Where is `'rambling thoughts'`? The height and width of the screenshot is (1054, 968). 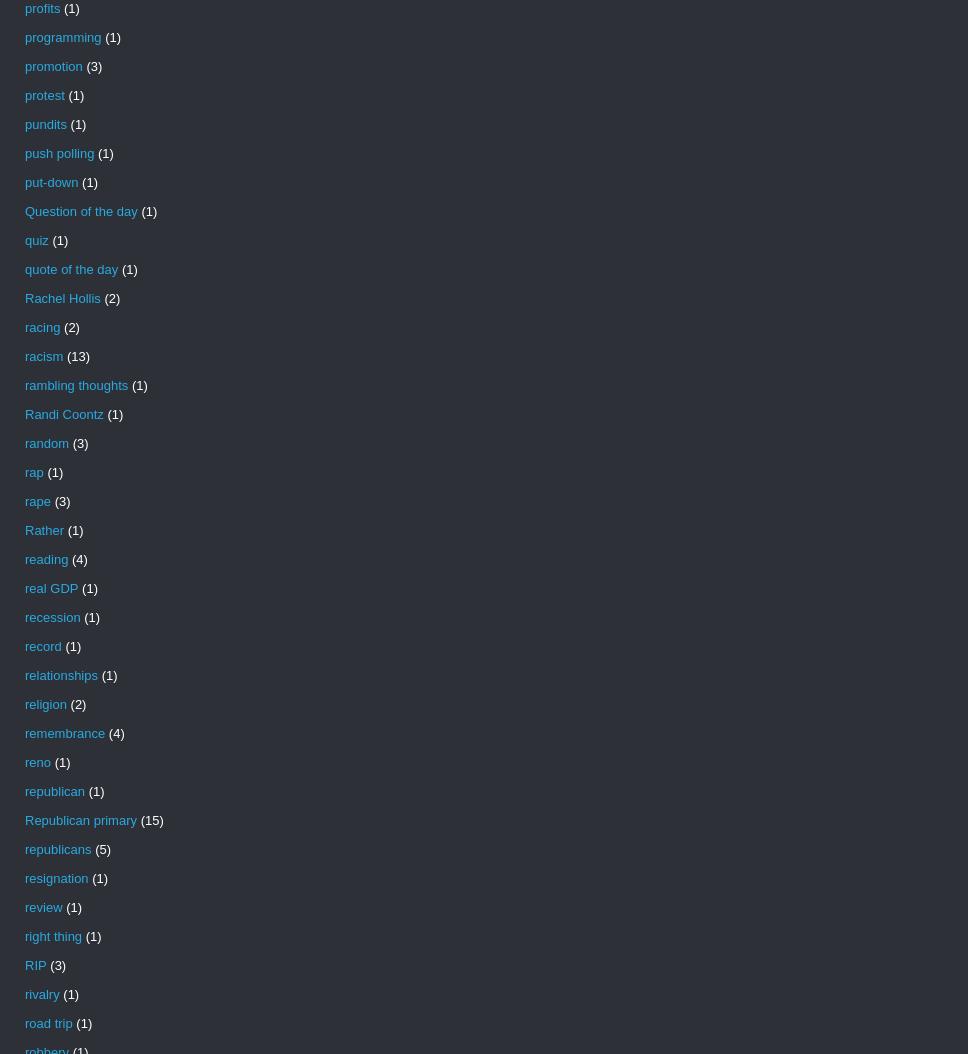
'rambling thoughts' is located at coordinates (75, 384).